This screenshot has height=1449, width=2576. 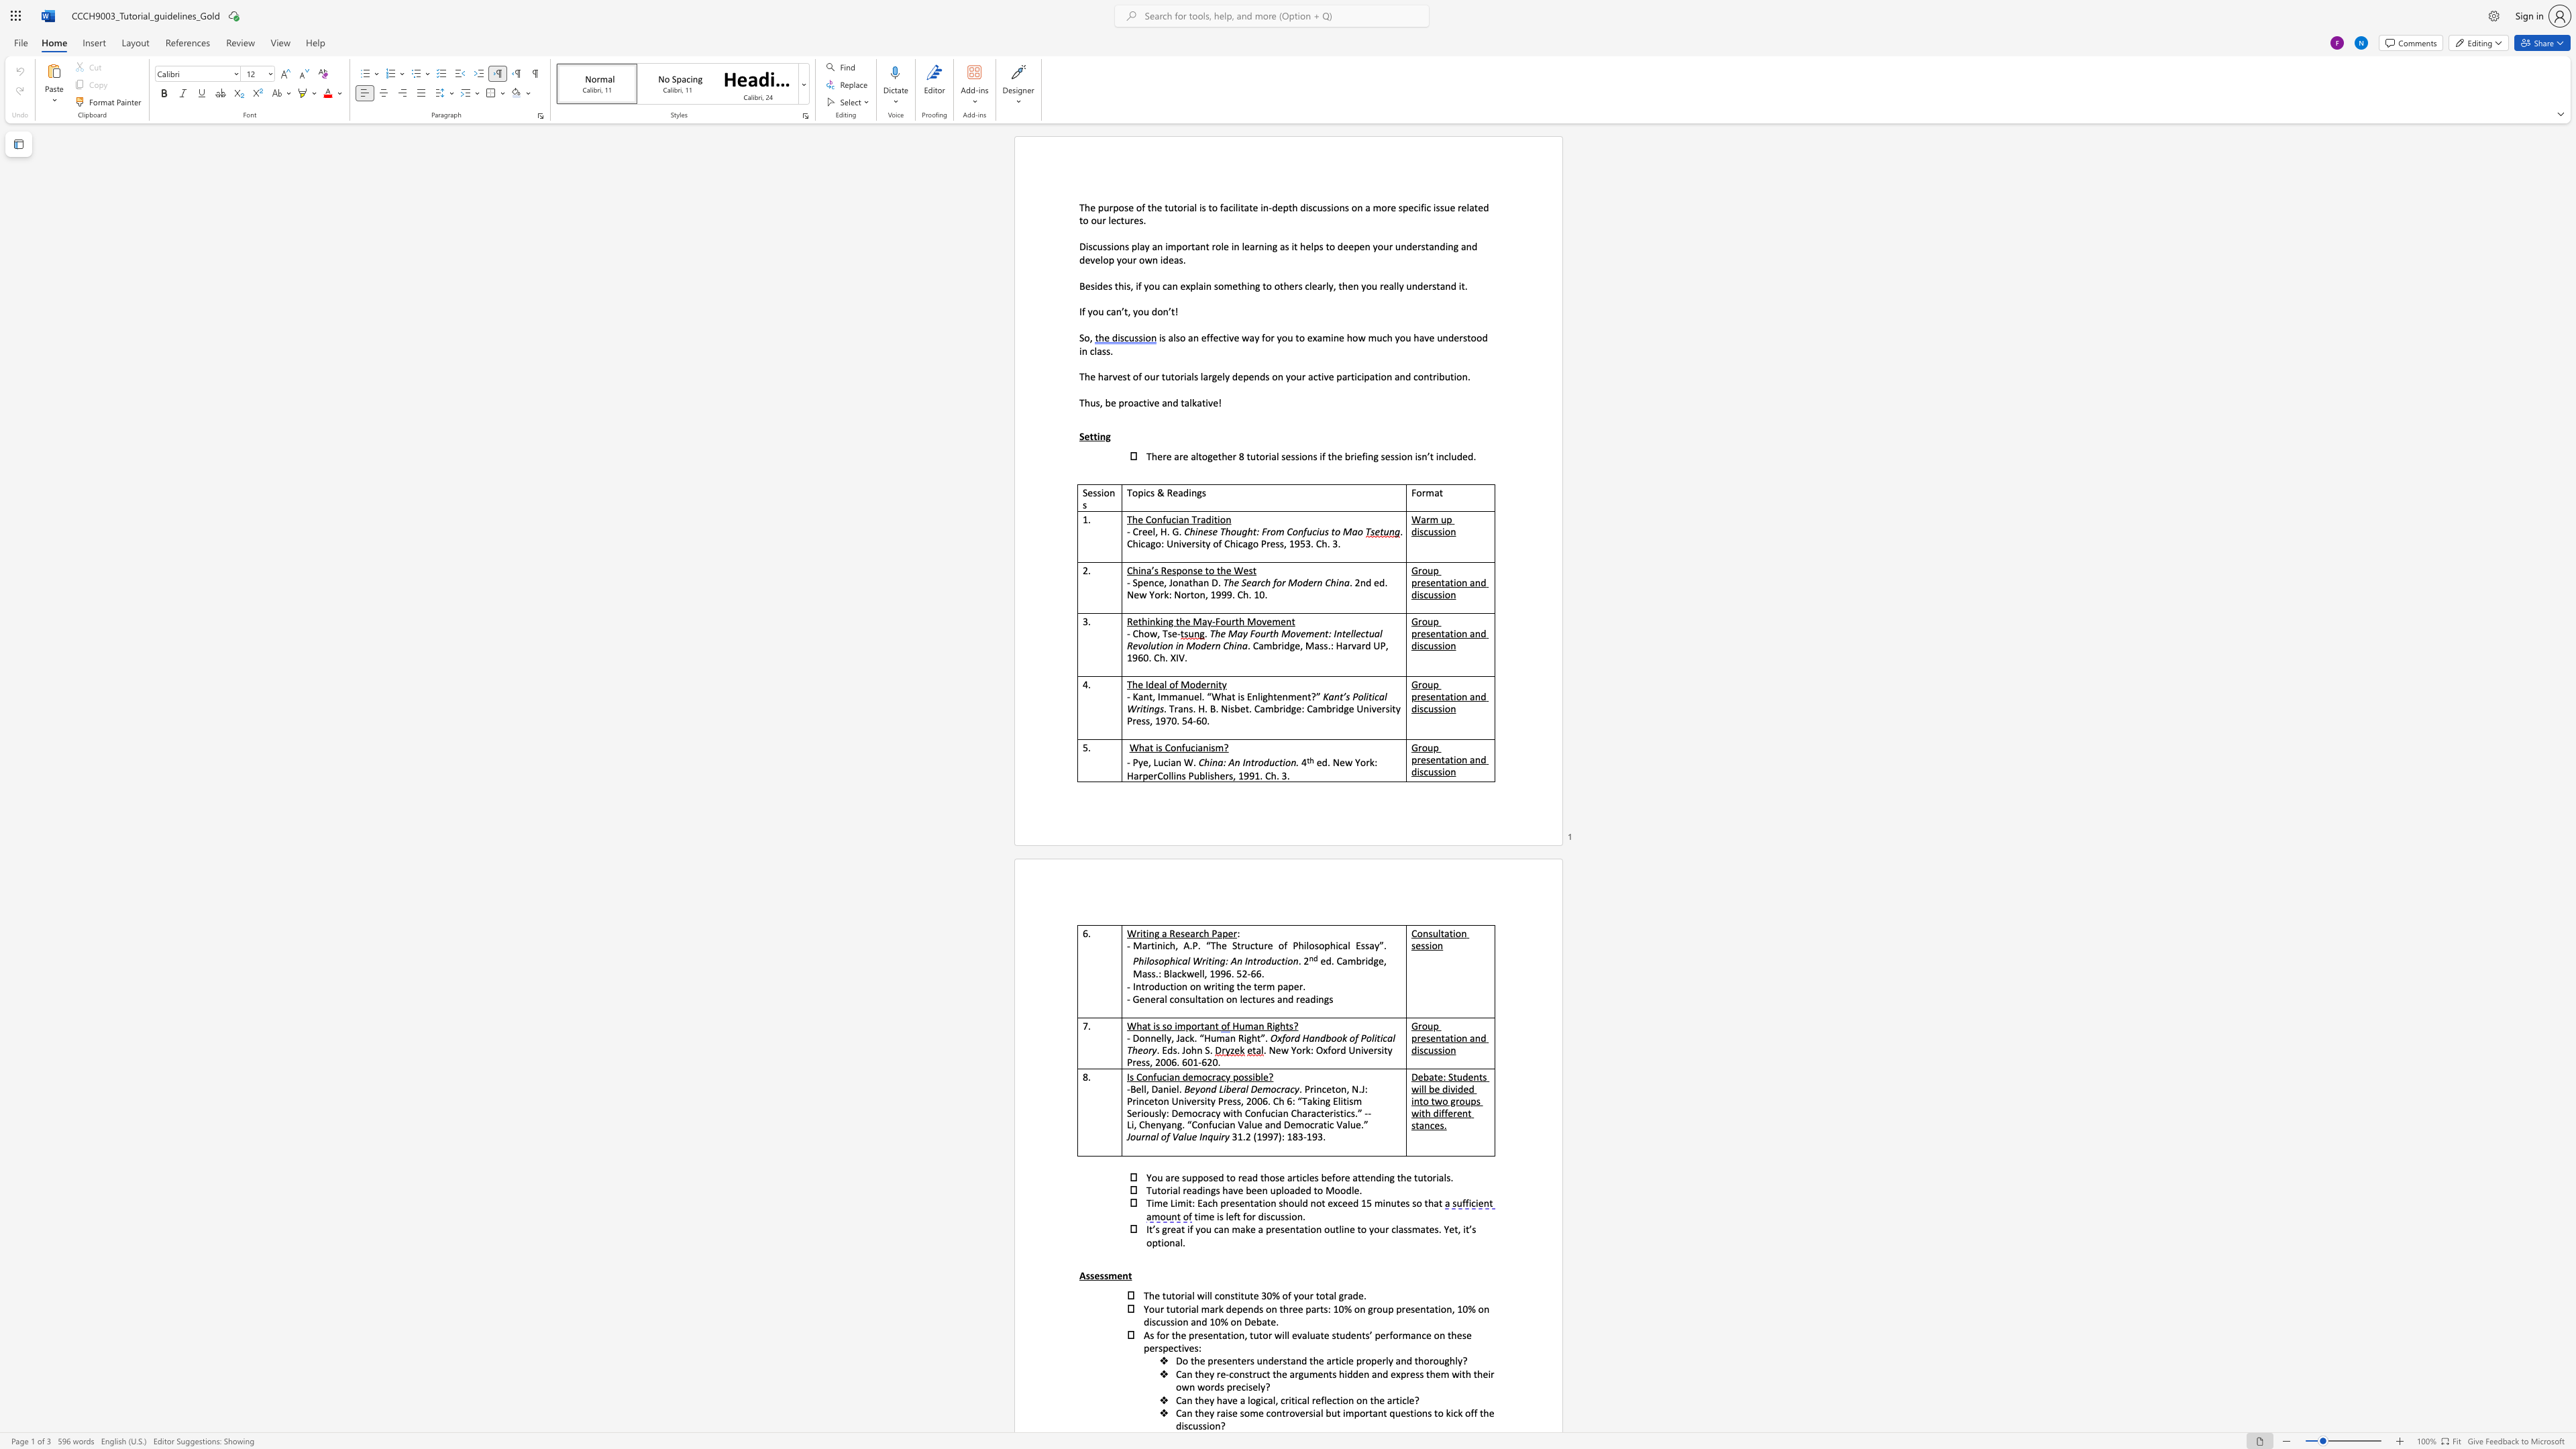 I want to click on the subset text "0." within the text ". 2nd ed. New York: Norton, 1999. Ch. 10.", so click(x=1258, y=594).